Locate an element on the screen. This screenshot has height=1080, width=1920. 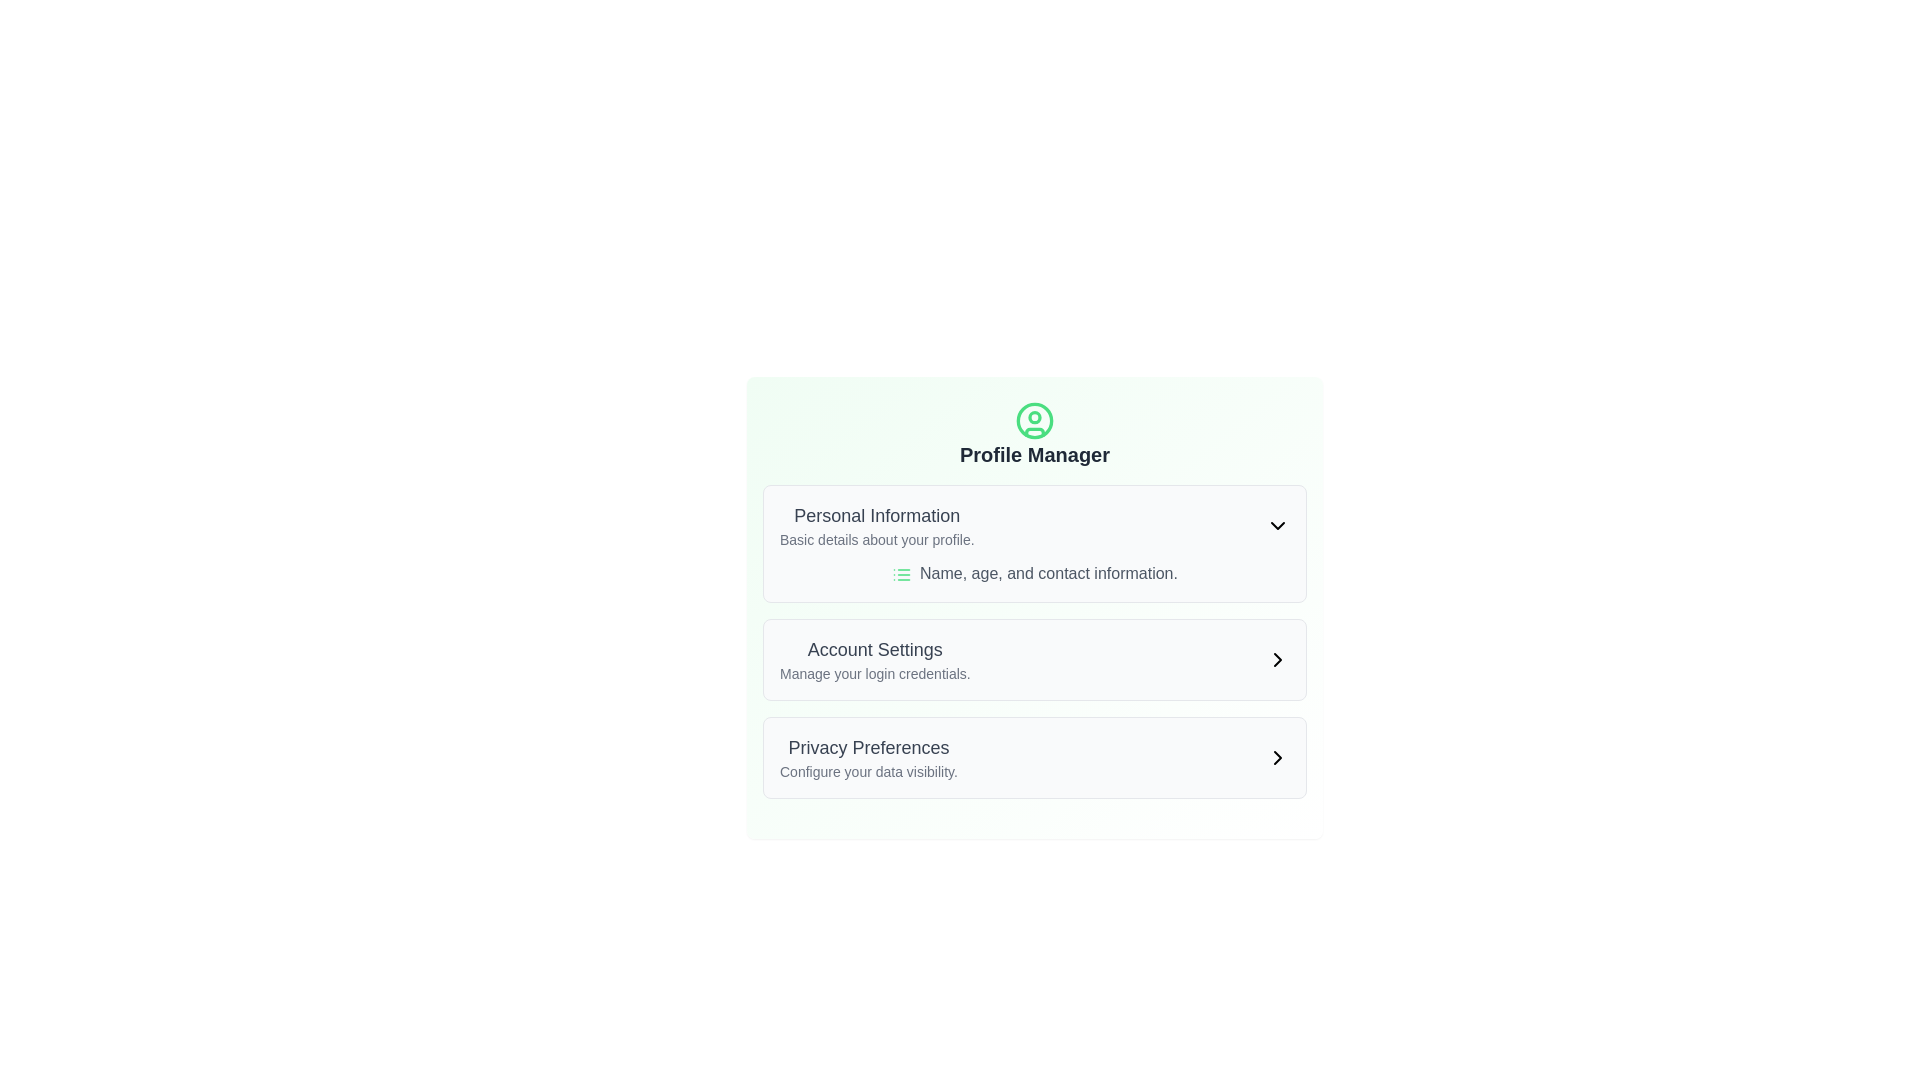
the third item in the vertically aligned list of options is located at coordinates (868, 758).